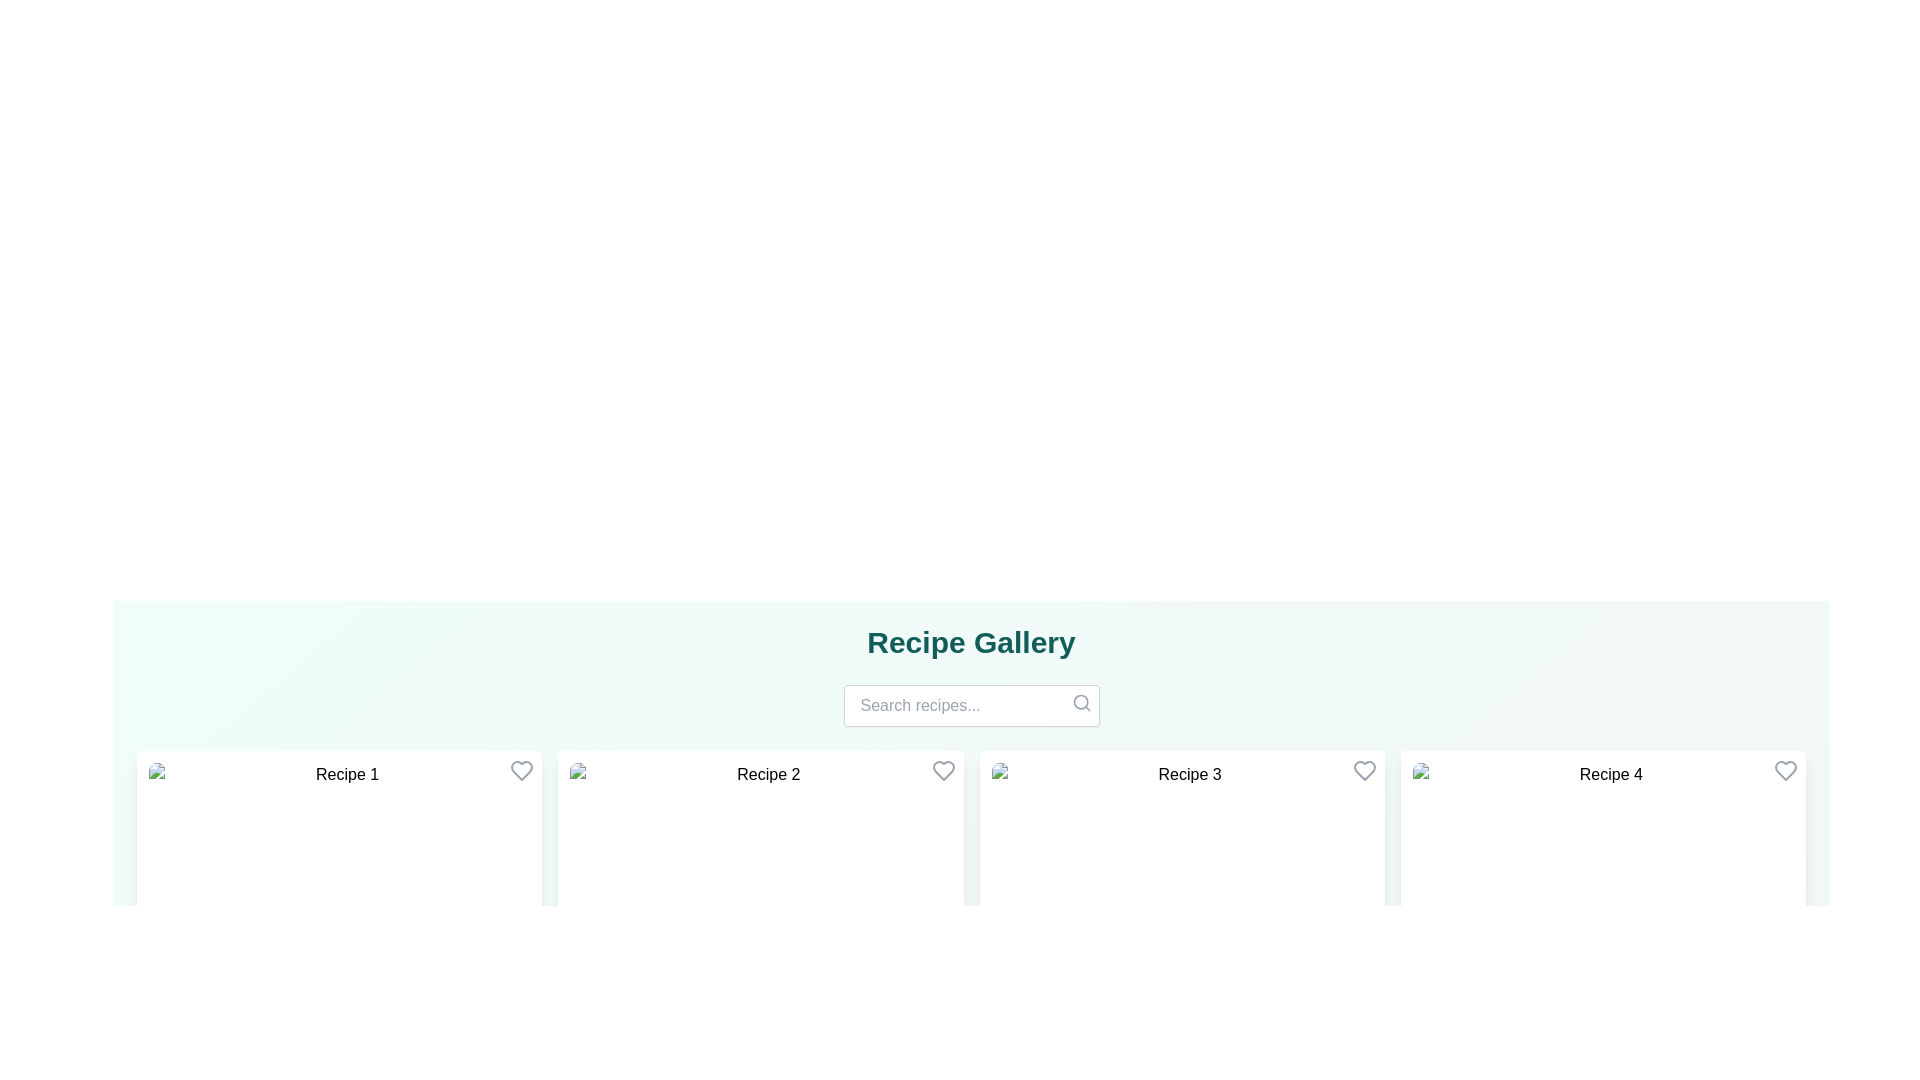 Image resolution: width=1920 pixels, height=1080 pixels. What do you see at coordinates (1363, 770) in the screenshot?
I see `the heart-shaped icon with a gray stroke located at the top-right corner of the third recipe card in the grid` at bounding box center [1363, 770].